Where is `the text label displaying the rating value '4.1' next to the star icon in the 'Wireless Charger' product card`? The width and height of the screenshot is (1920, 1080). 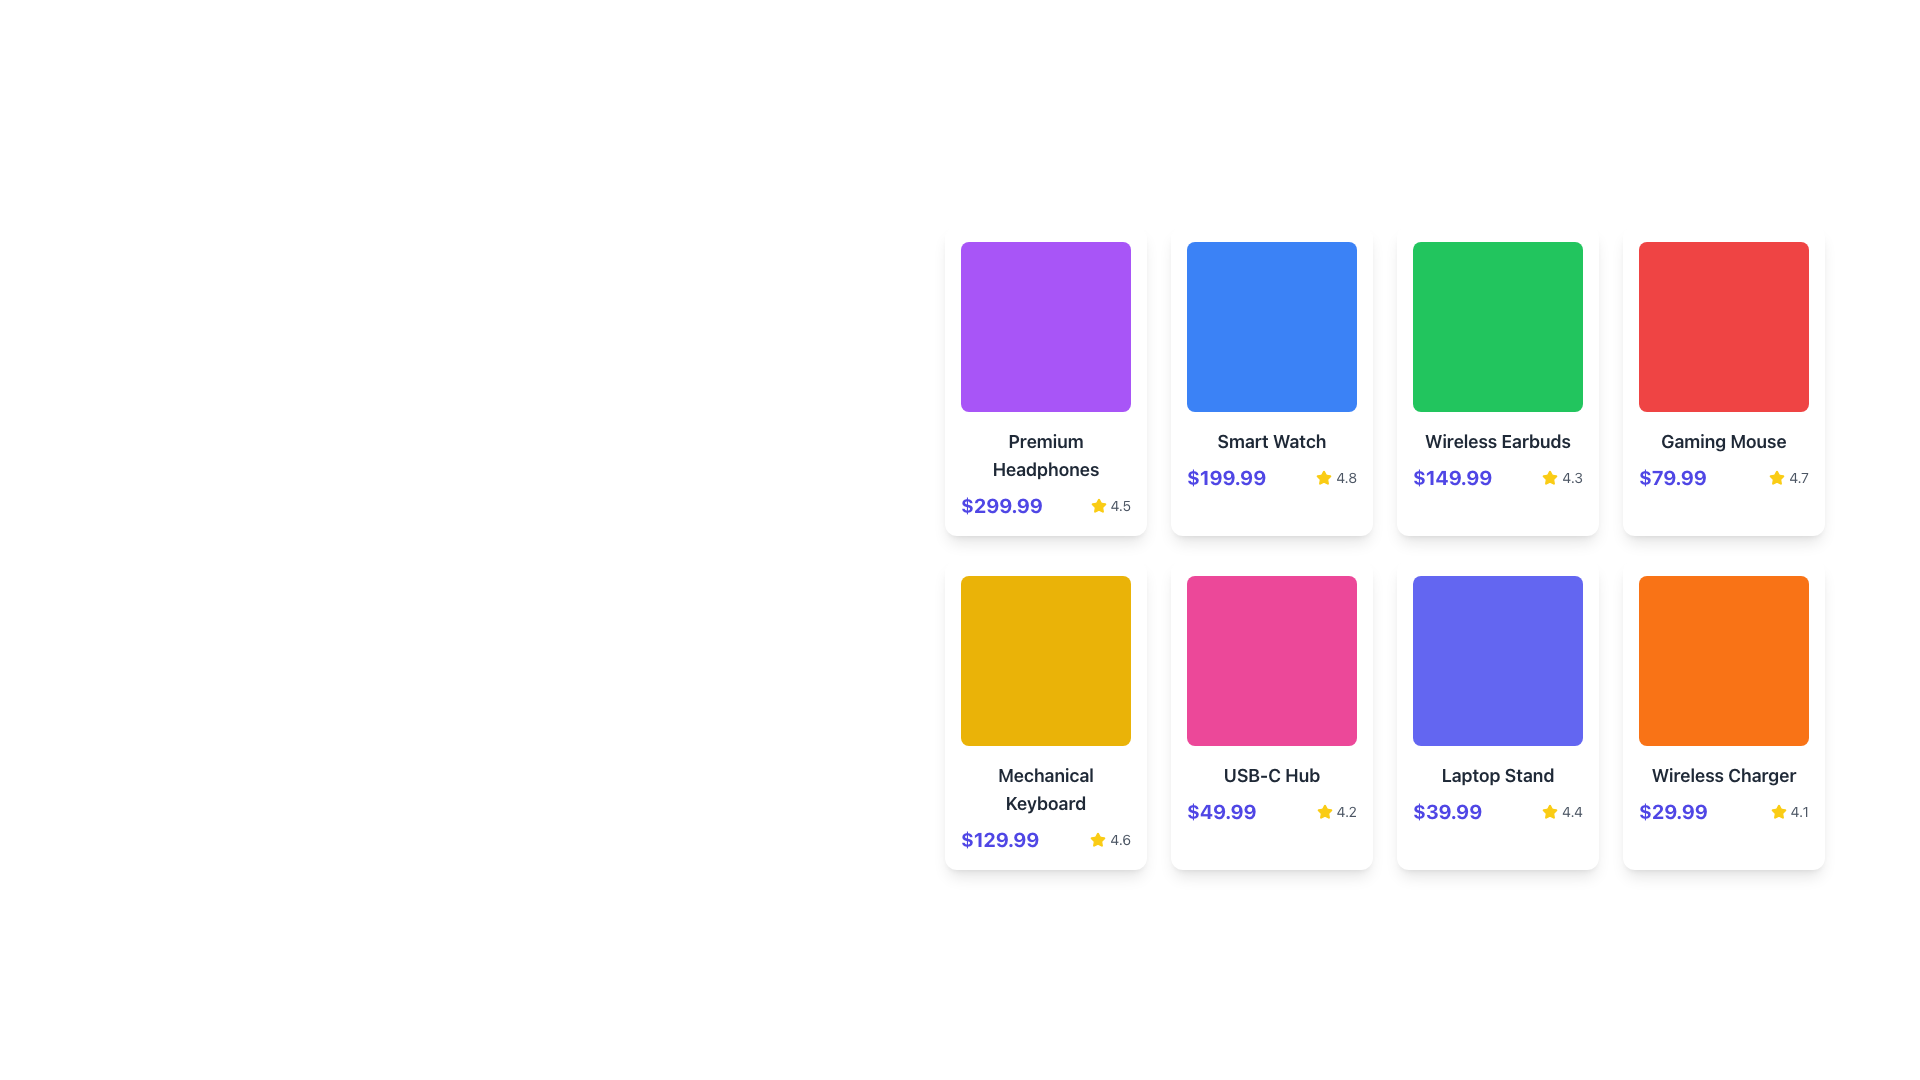 the text label displaying the rating value '4.1' next to the star icon in the 'Wireless Charger' product card is located at coordinates (1799, 812).